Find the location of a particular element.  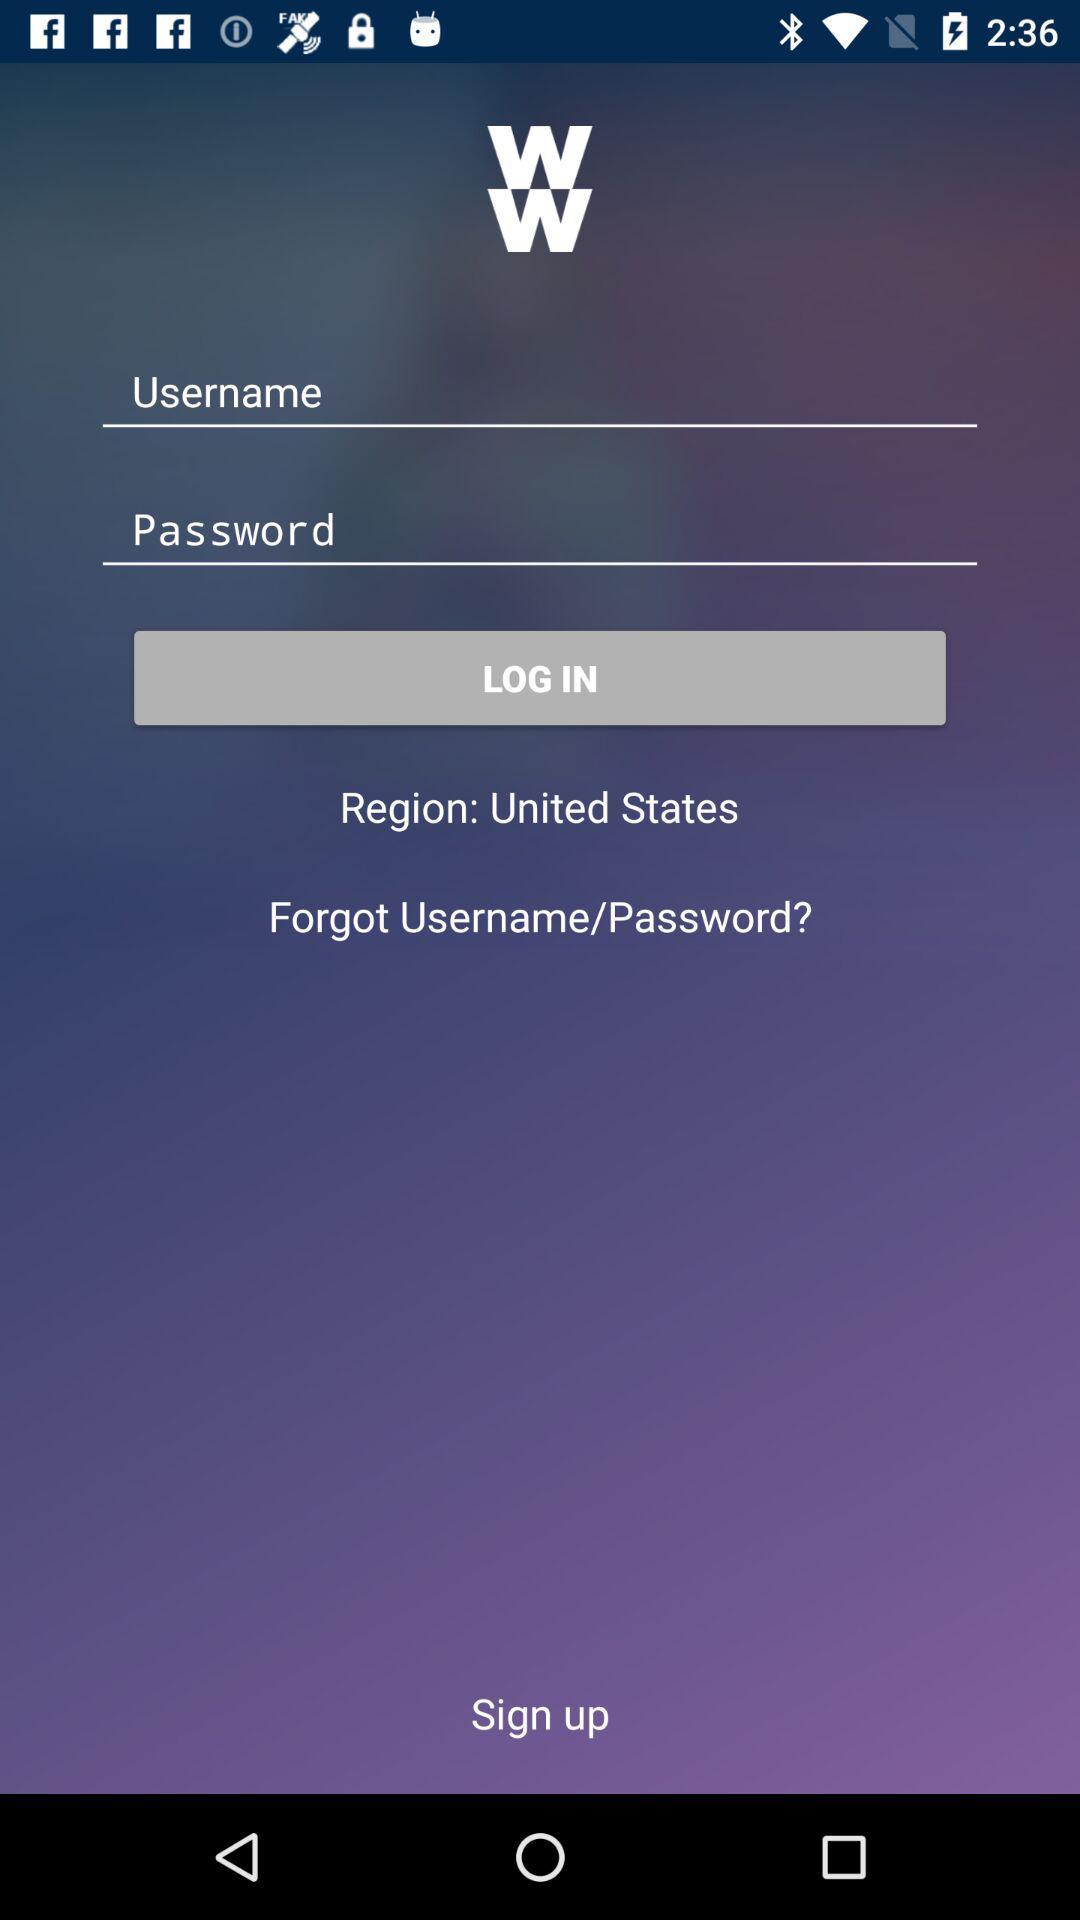

the icon to the right of the region:  icon is located at coordinates (613, 806).